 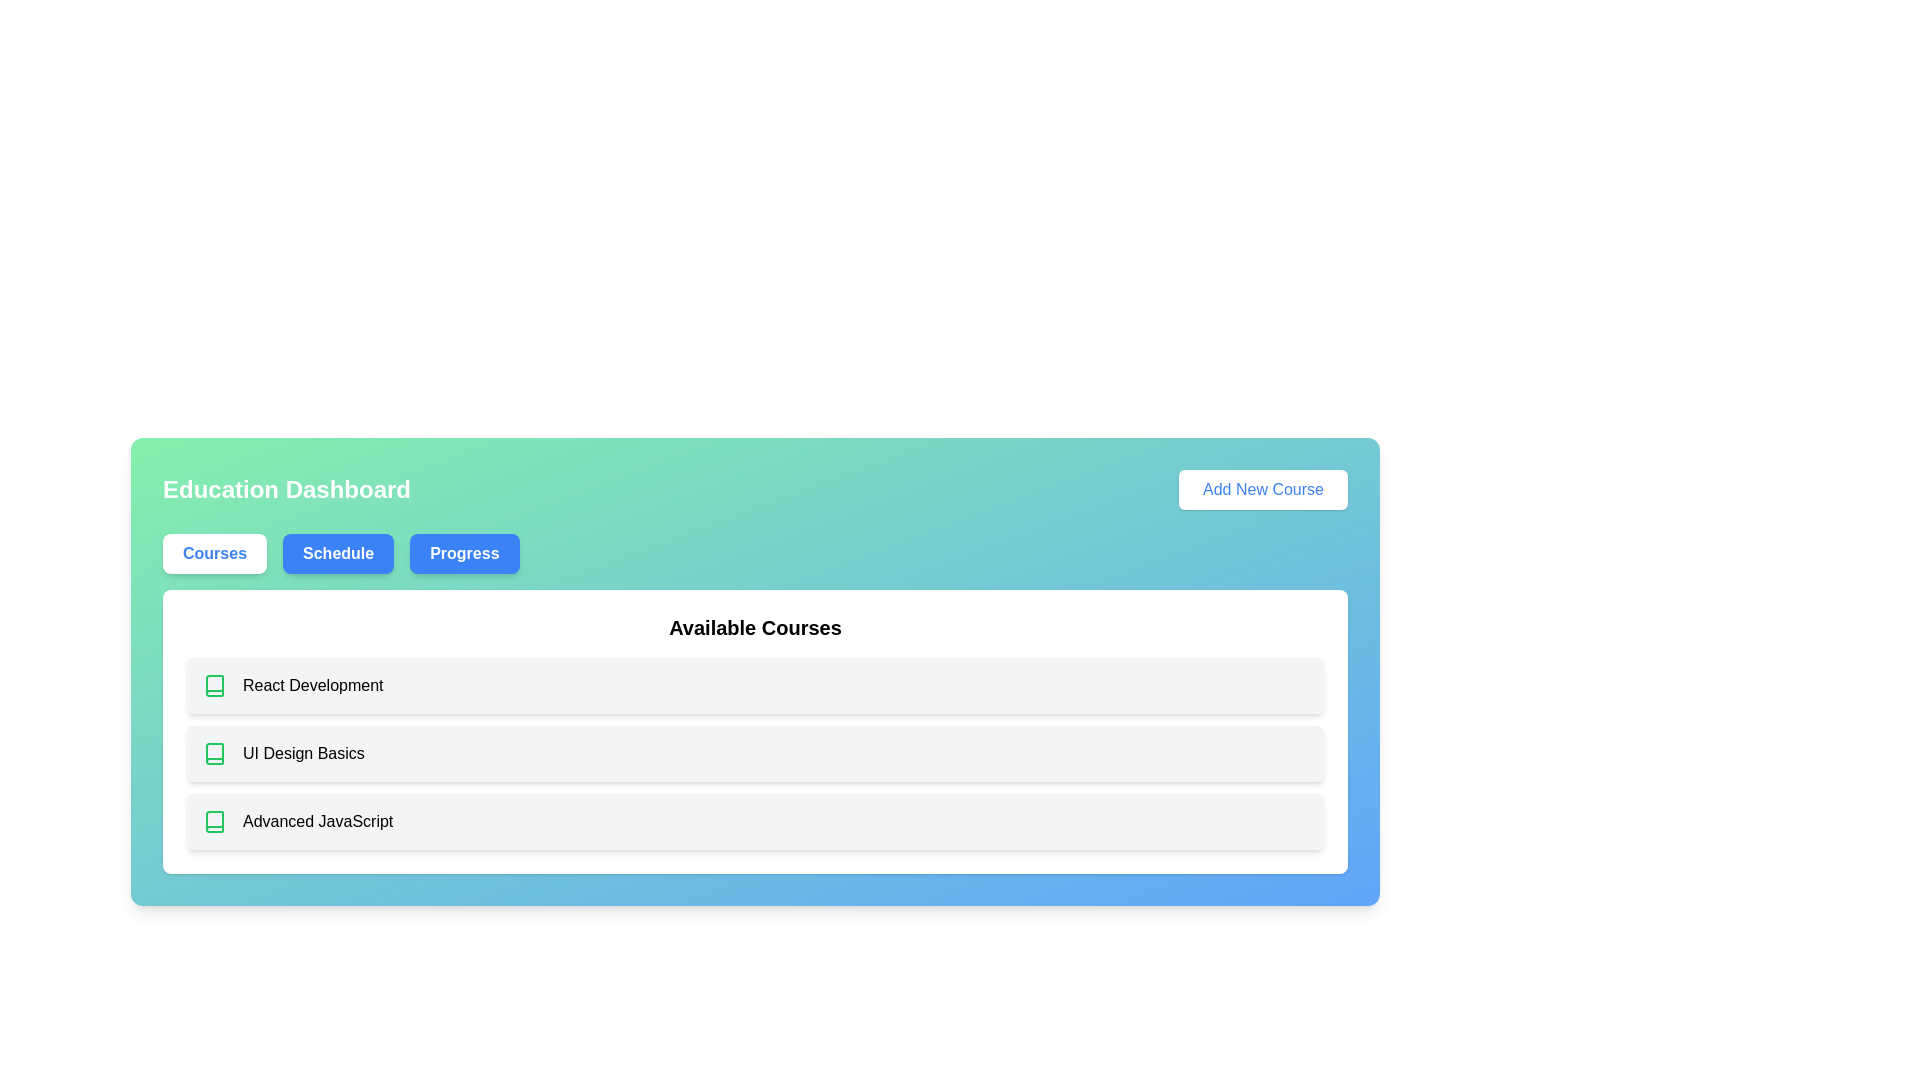 I want to click on the 'Available Courses' text heading, which is bold and larger, located at the top of the course list section, so click(x=754, y=627).